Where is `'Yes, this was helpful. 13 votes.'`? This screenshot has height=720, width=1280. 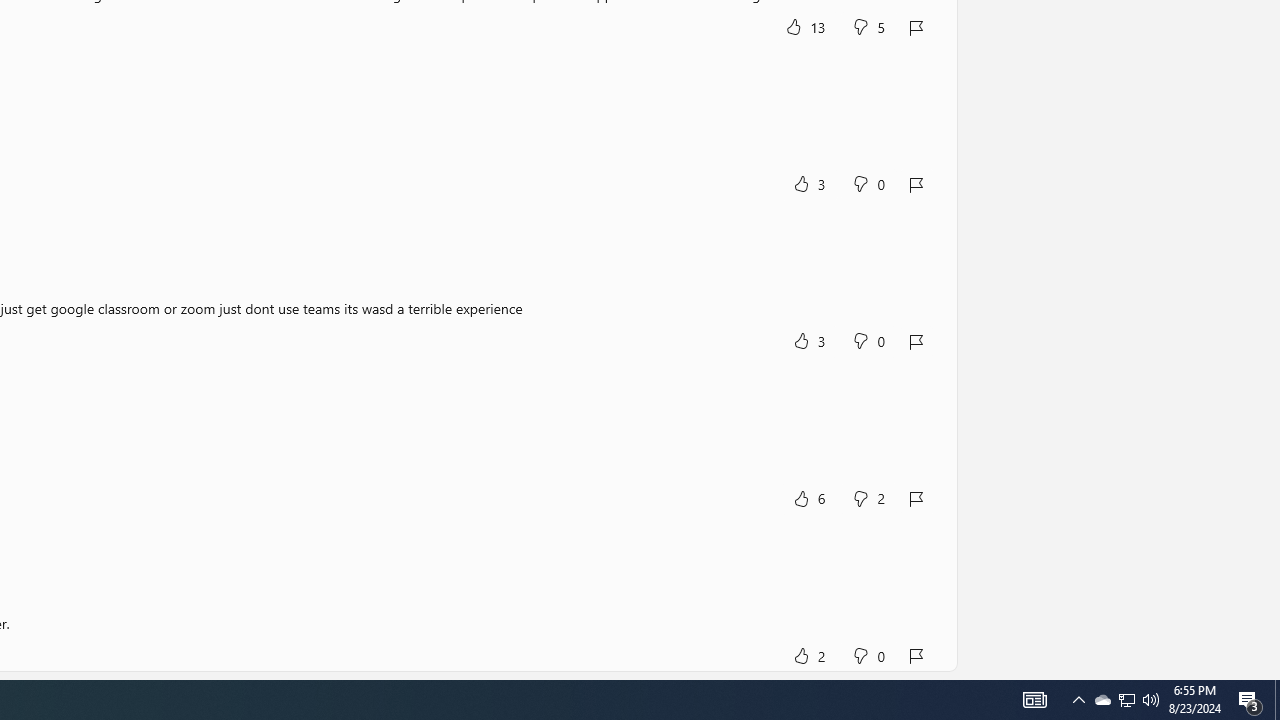 'Yes, this was helpful. 13 votes.' is located at coordinates (805, 26).